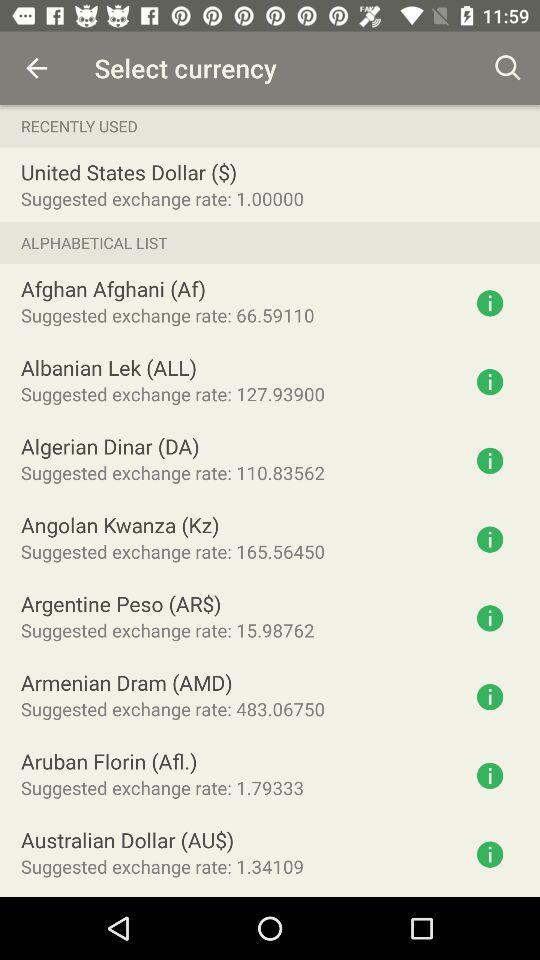 The width and height of the screenshot is (540, 960). Describe the element at coordinates (489, 774) in the screenshot. I see `get information` at that location.